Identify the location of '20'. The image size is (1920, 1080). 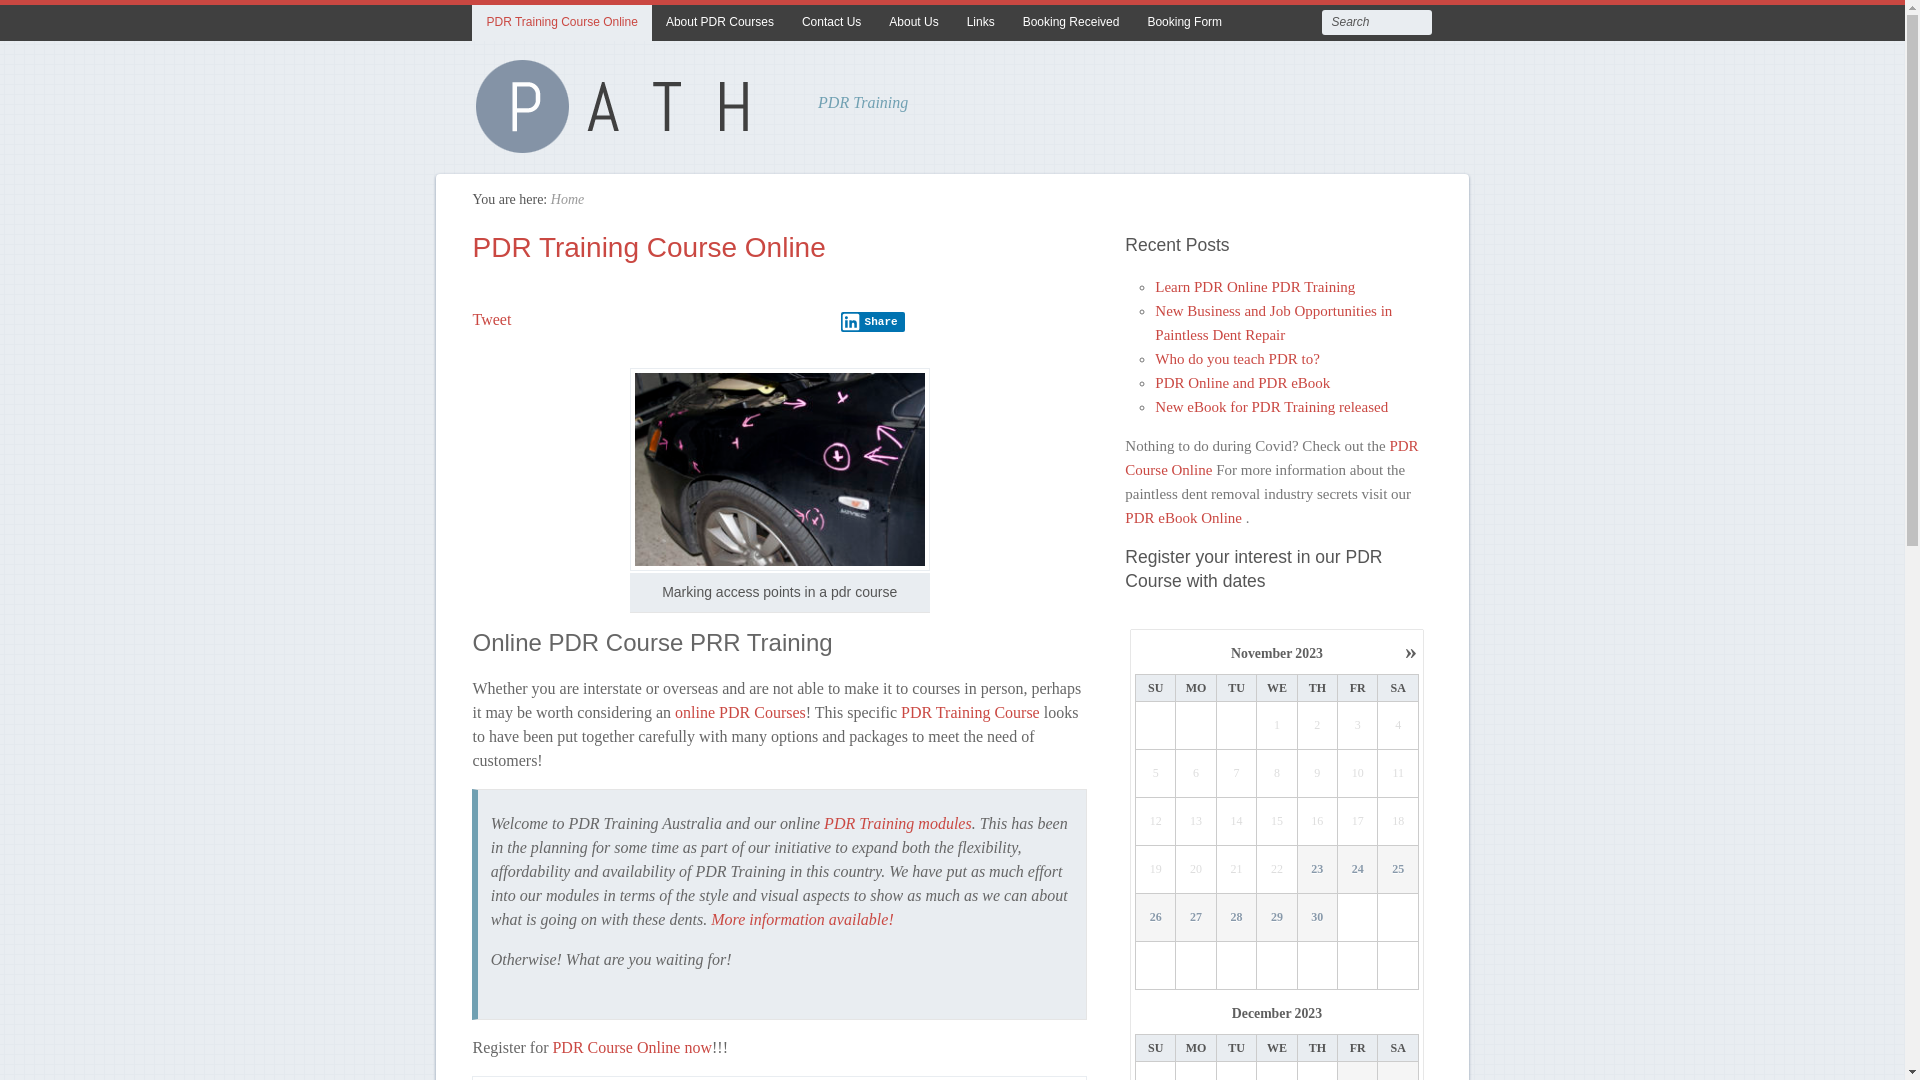
(1195, 869).